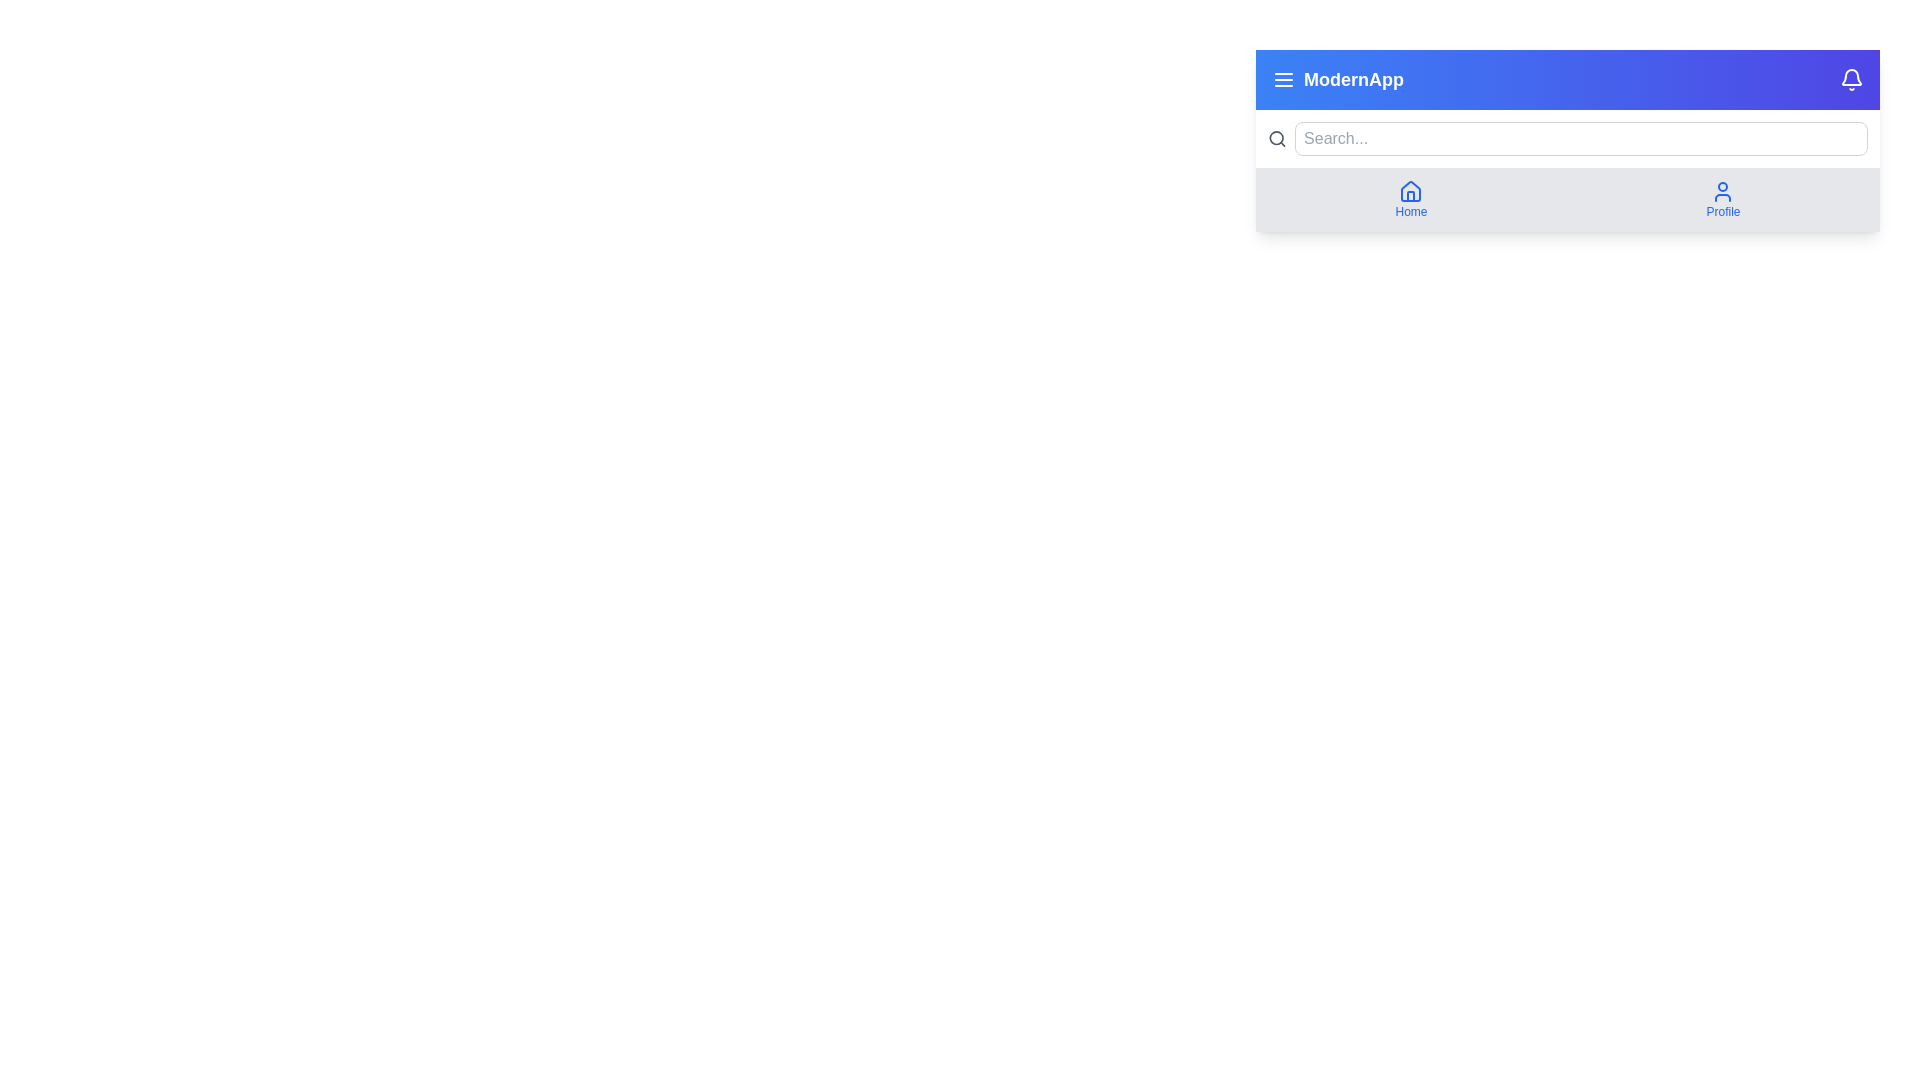 The image size is (1920, 1080). What do you see at coordinates (1851, 79) in the screenshot?
I see `the notification bell icon located in the top-right corner of the header` at bounding box center [1851, 79].